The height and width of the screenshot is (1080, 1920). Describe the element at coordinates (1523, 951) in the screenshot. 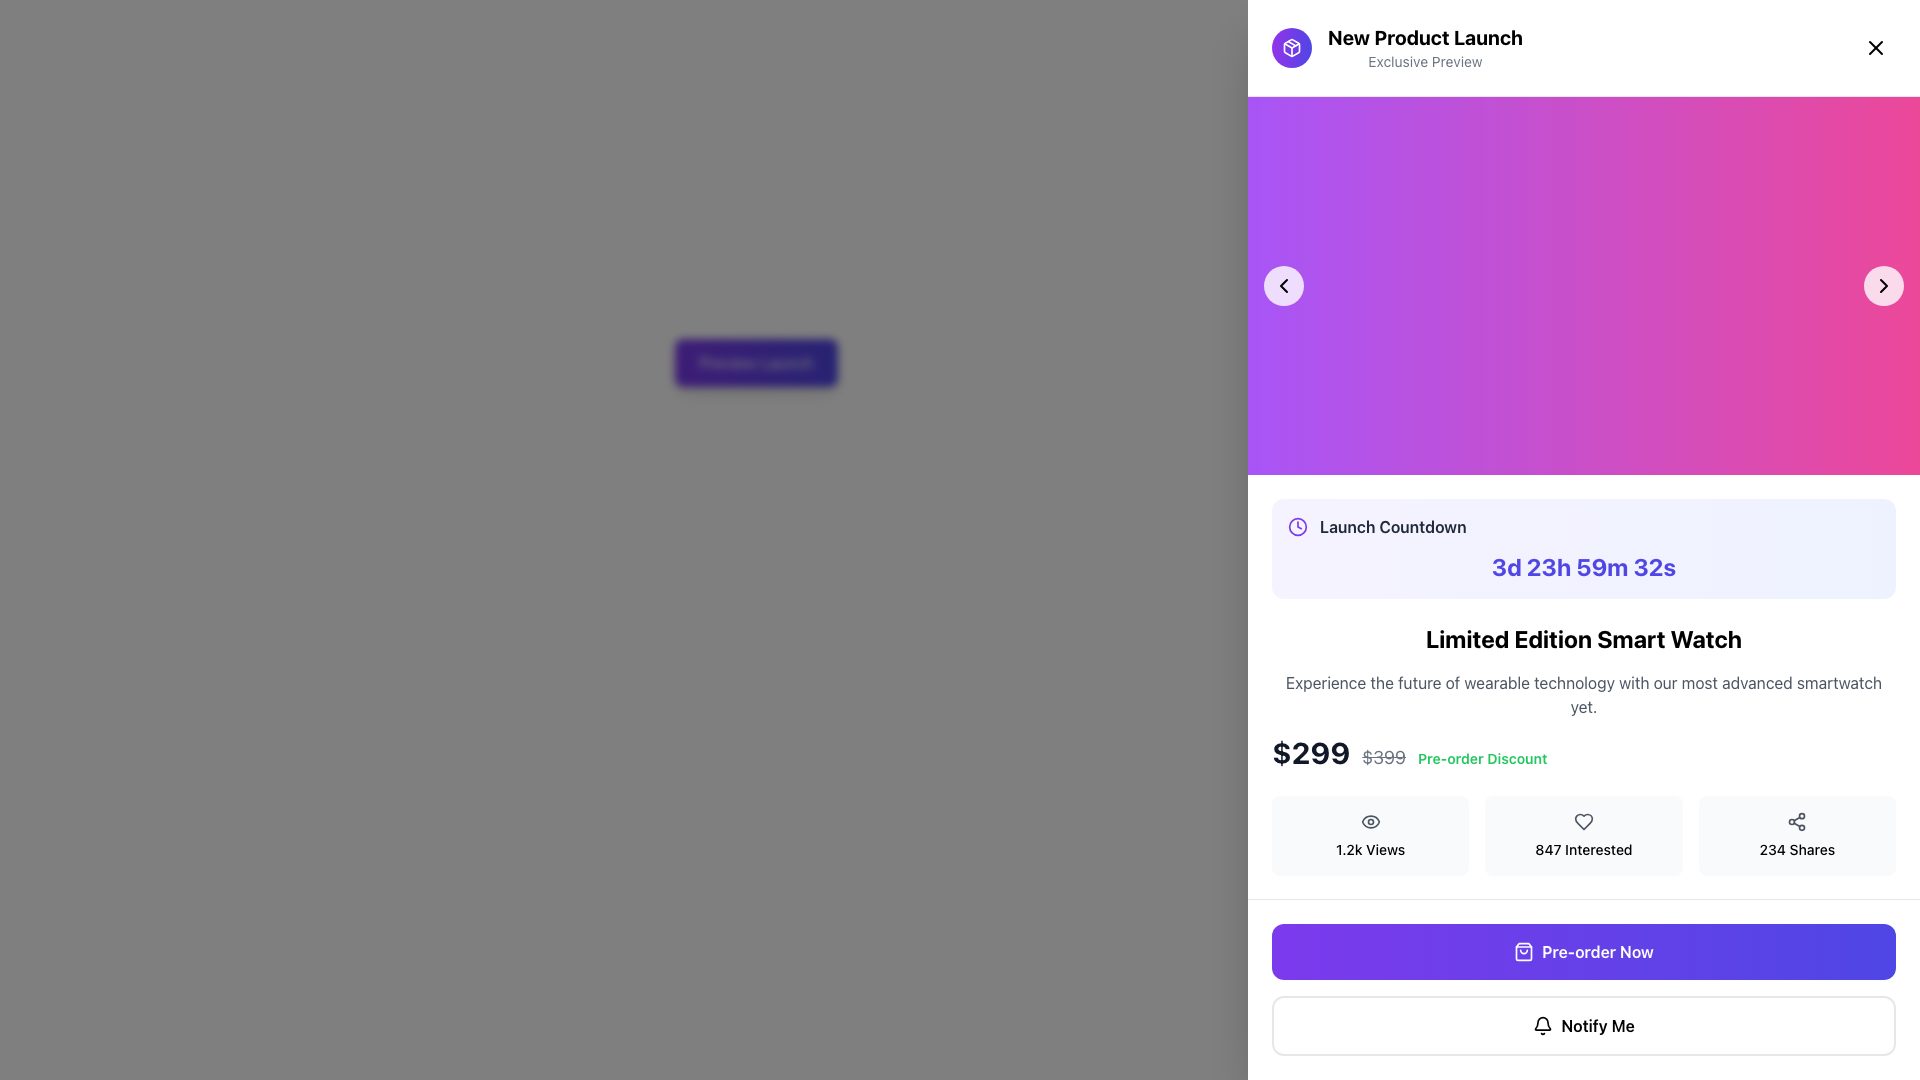

I see `the shopping-related icon located on the left end of the 'Pre-order Now' button` at that location.